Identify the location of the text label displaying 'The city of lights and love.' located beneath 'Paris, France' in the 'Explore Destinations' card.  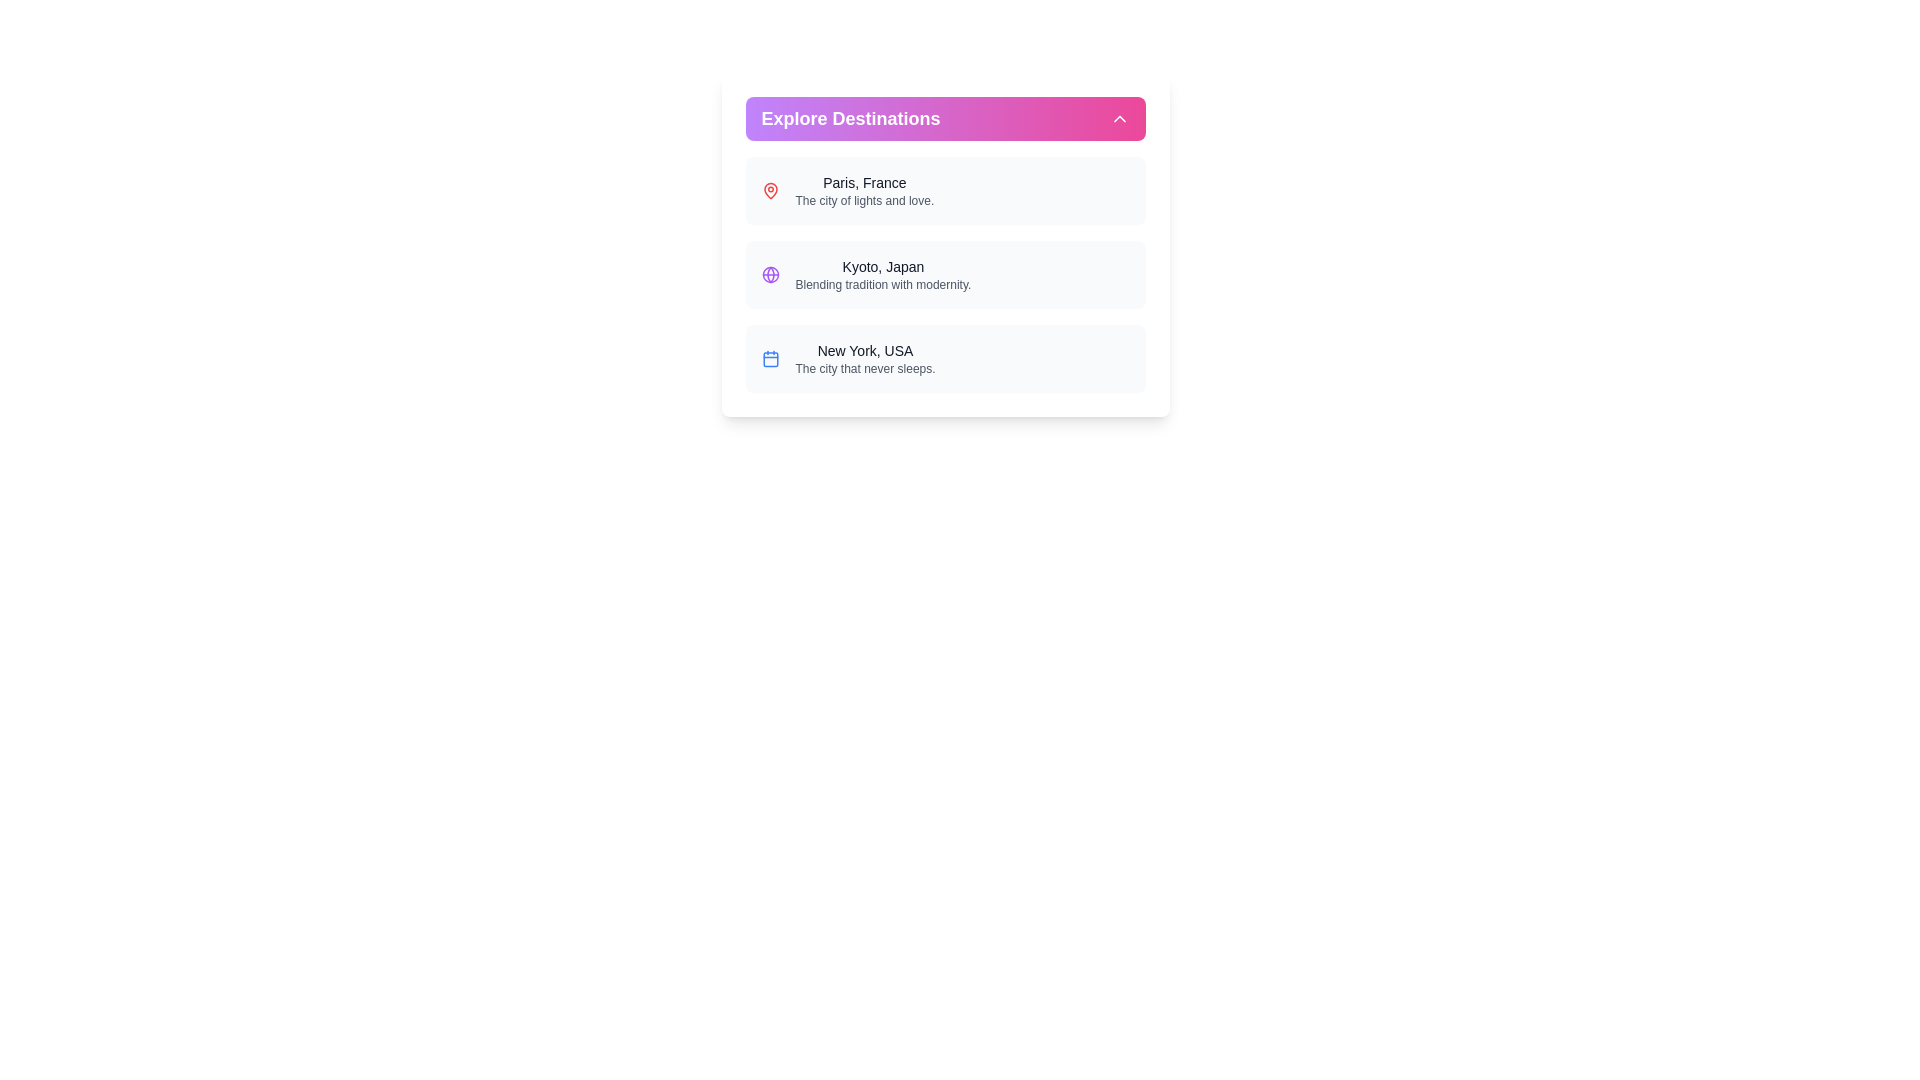
(864, 200).